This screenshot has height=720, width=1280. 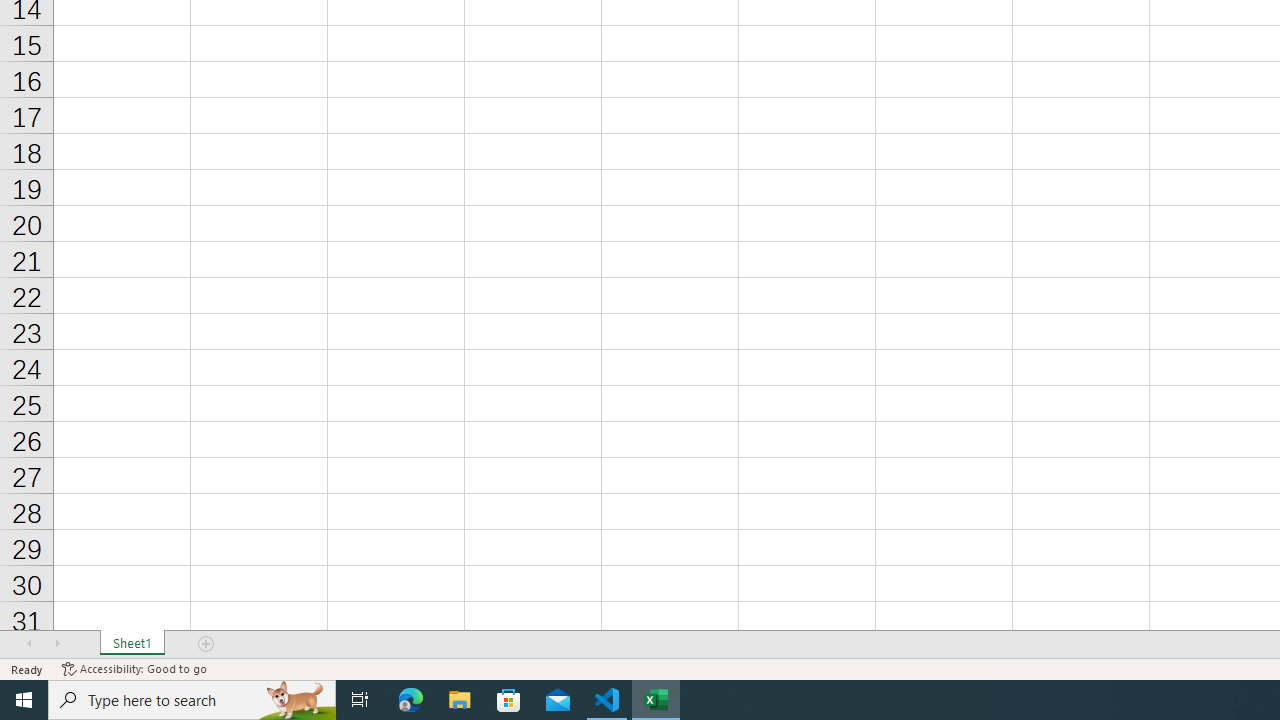 I want to click on 'Sheet1', so click(x=131, y=644).